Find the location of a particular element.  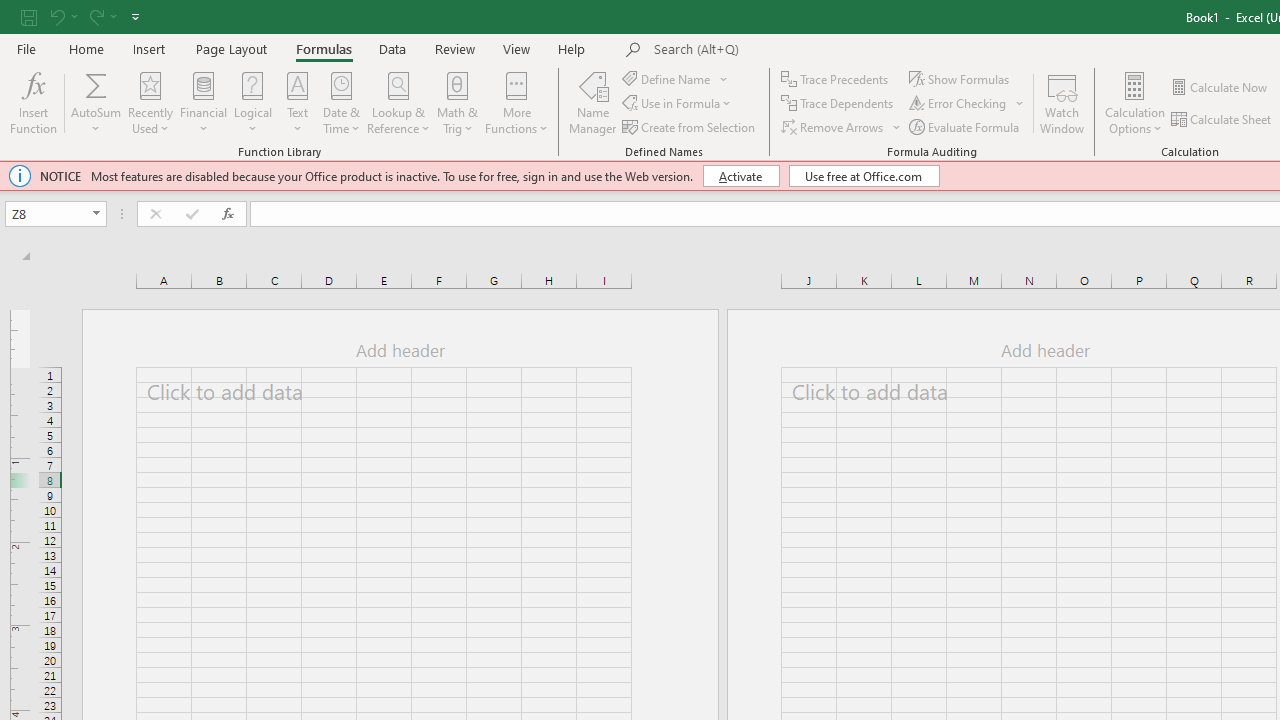

'Remove Arrows' is located at coordinates (833, 127).